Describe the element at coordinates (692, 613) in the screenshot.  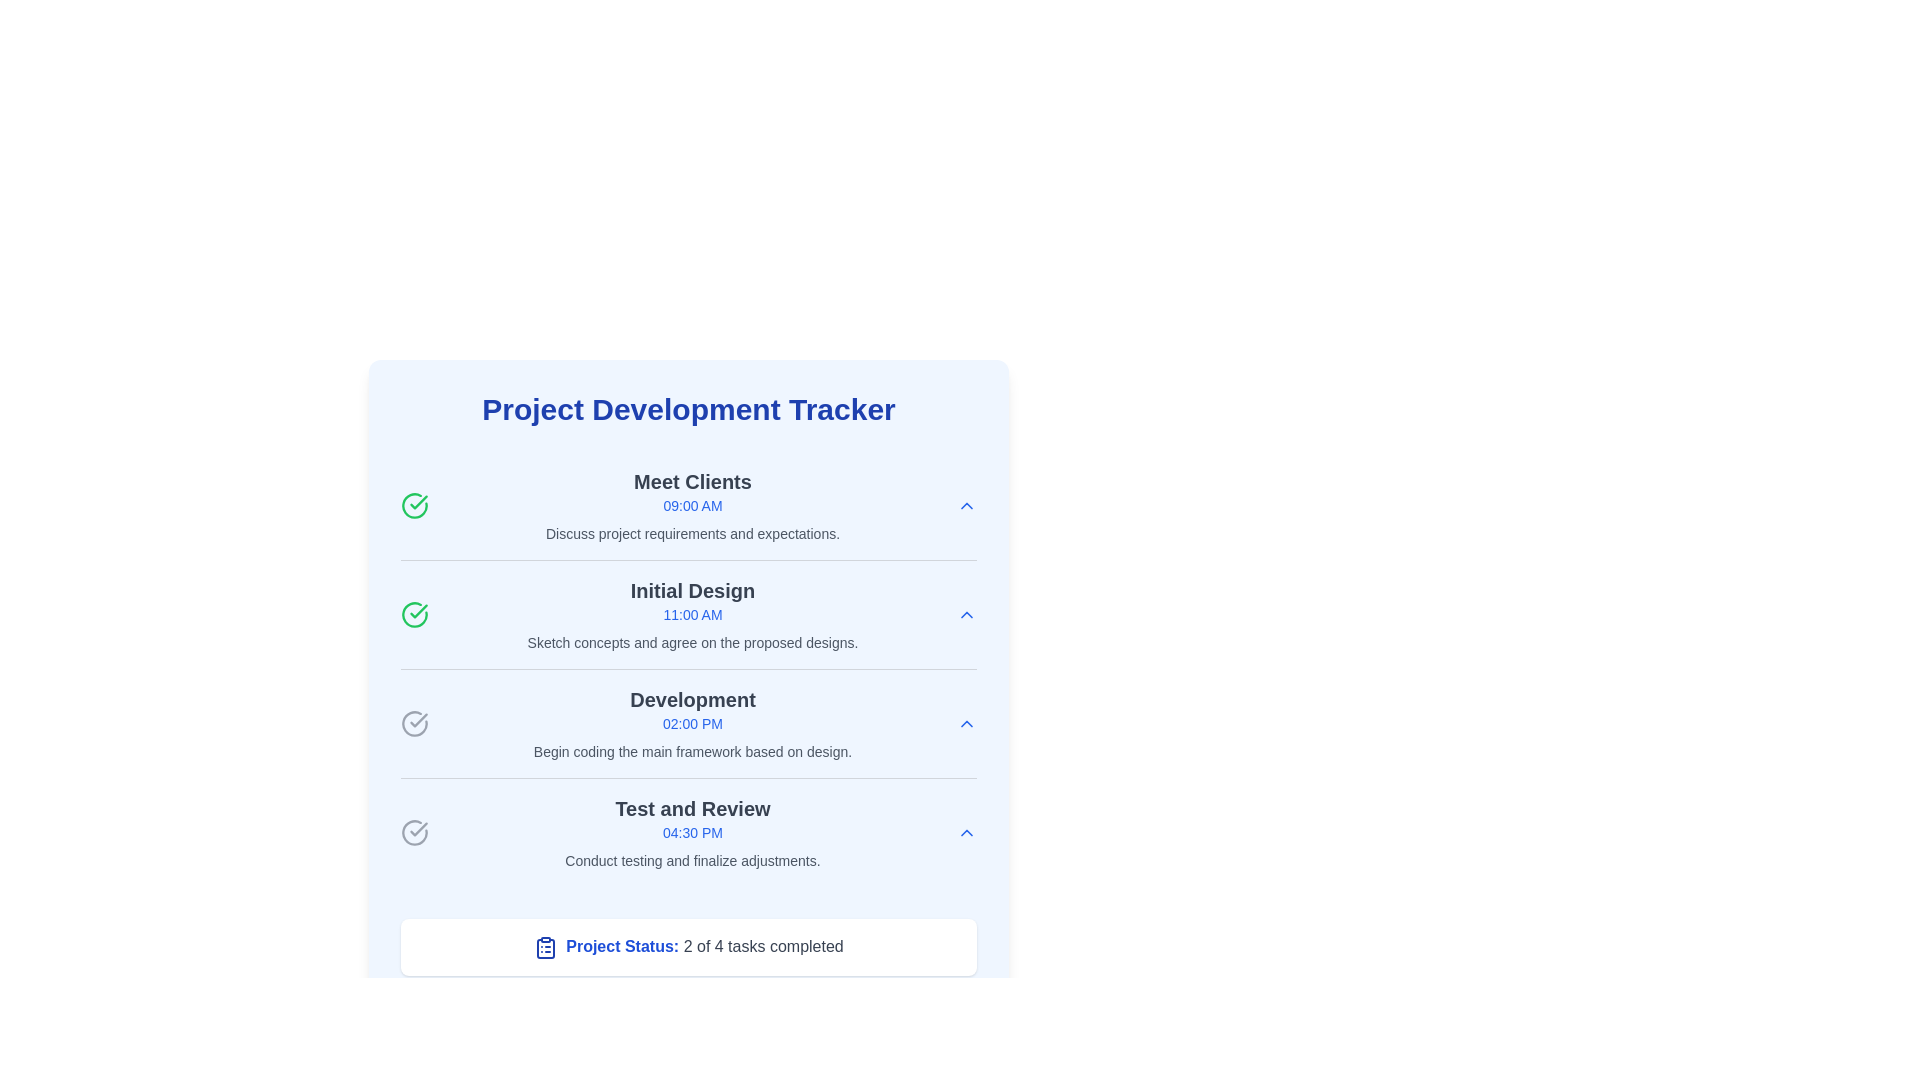
I see `the Text label displaying '11:00 AM' in a small, blue font, located under the 'Initial Design' section` at that location.